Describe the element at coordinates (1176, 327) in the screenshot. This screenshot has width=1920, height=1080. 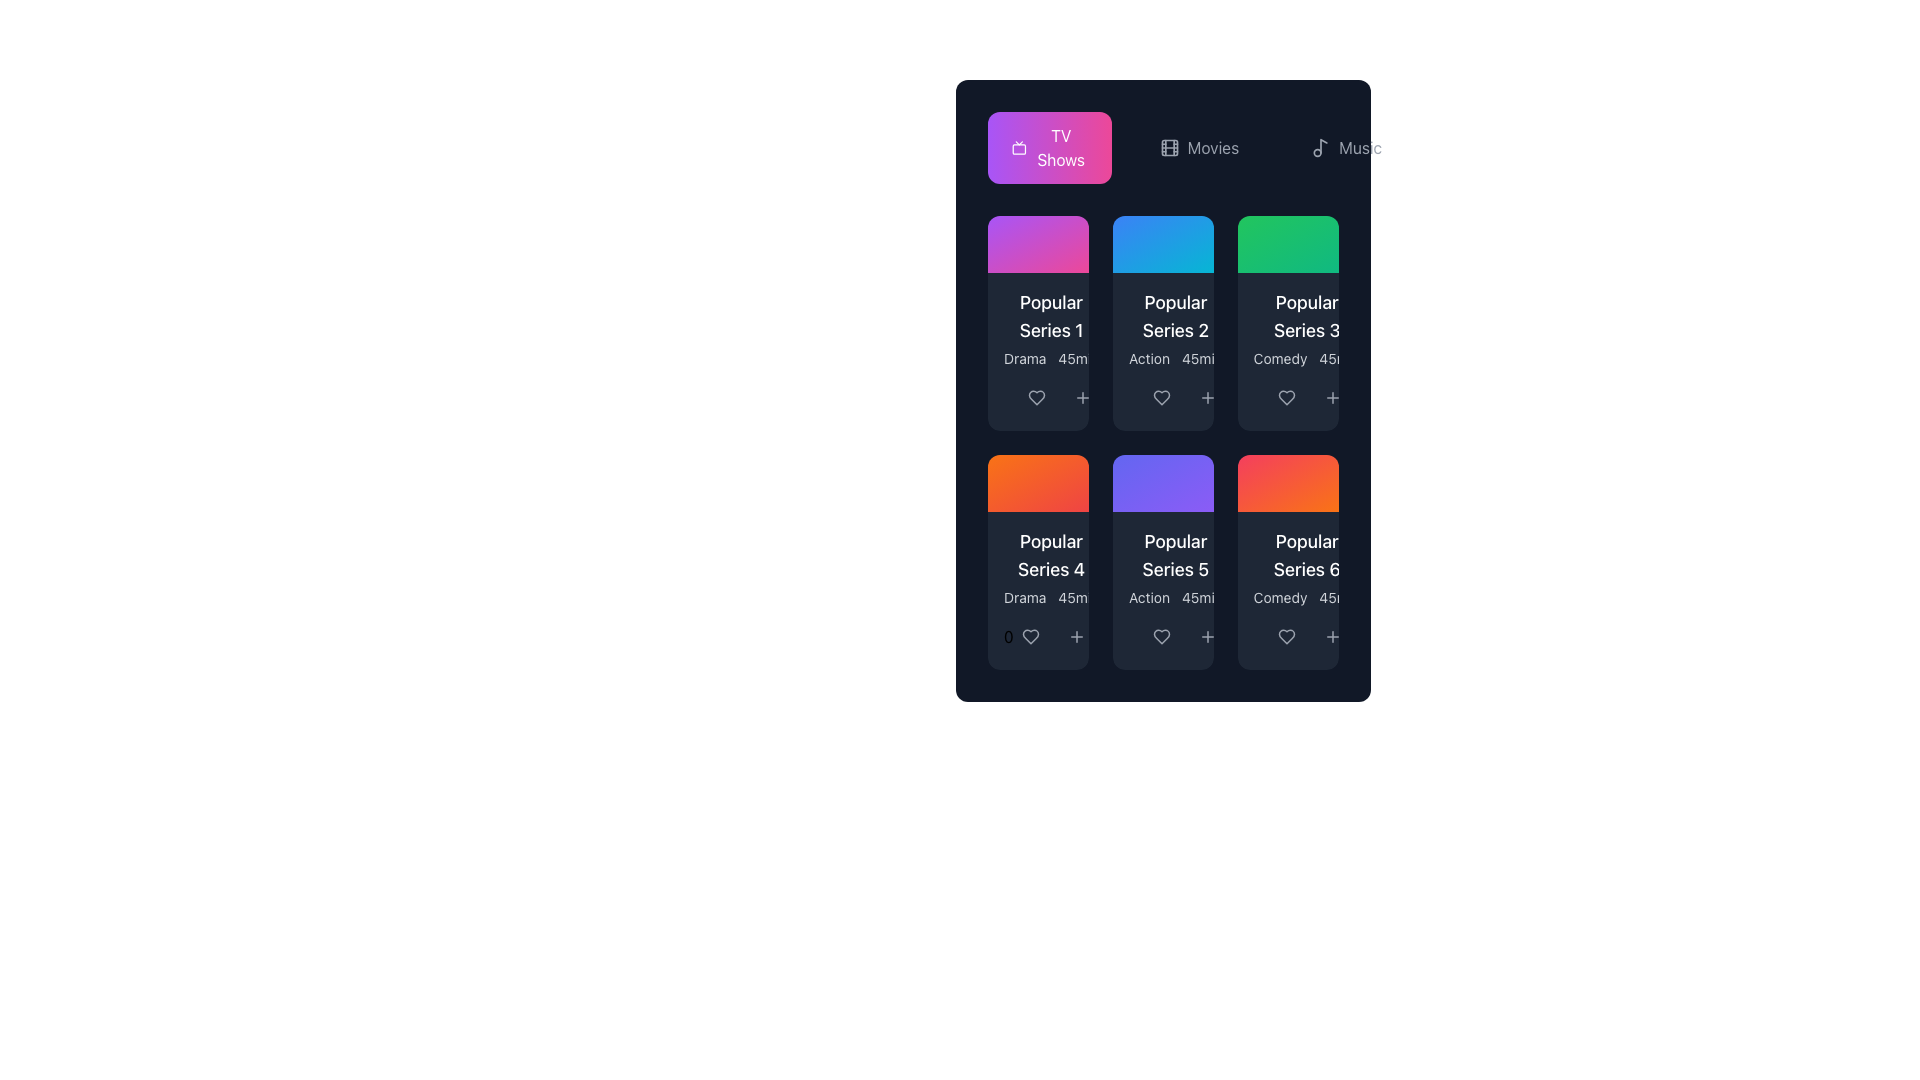
I see `the informational card that displays details about a specific series, positioned as the second card in the top row of the grid layout` at that location.